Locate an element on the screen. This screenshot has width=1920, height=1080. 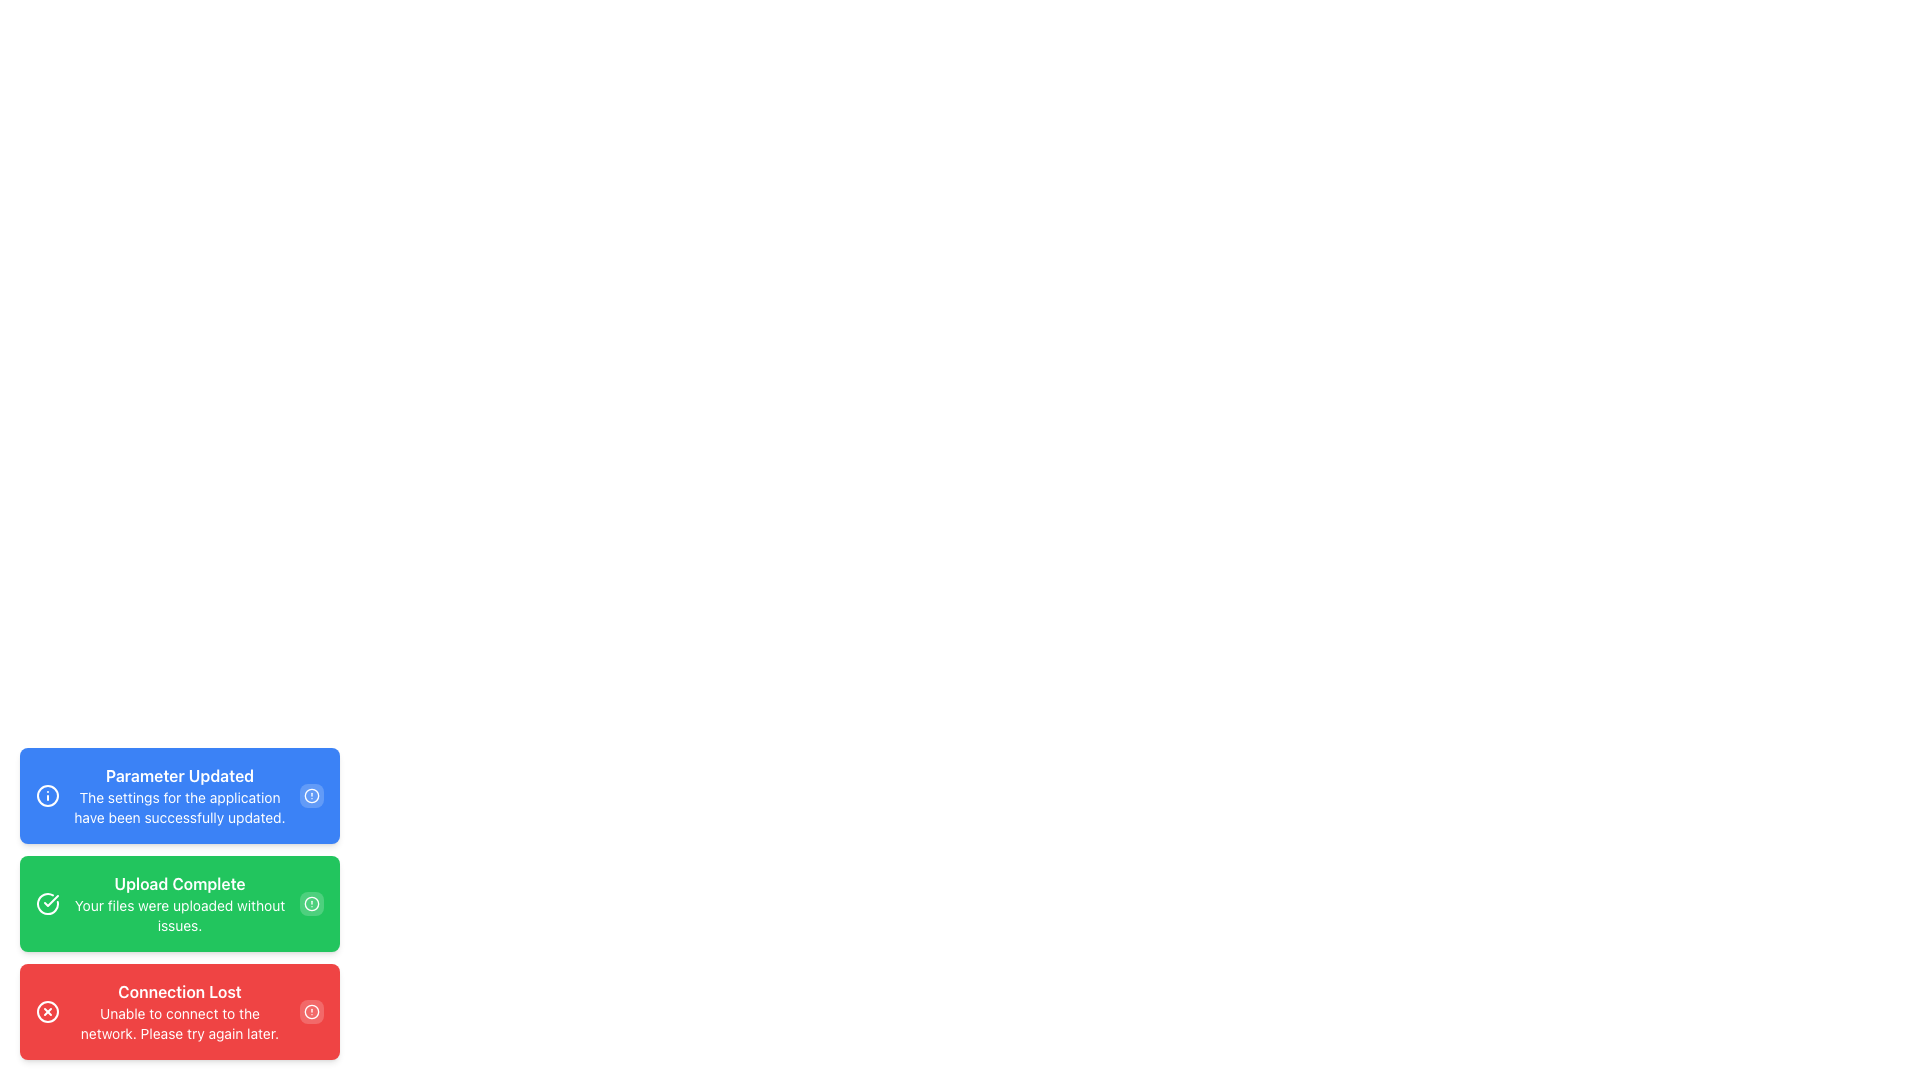
the text element displaying 'Your files were uploaded without issues.' which is styled with a green background and positioned under the header 'Upload Complete' is located at coordinates (180, 915).